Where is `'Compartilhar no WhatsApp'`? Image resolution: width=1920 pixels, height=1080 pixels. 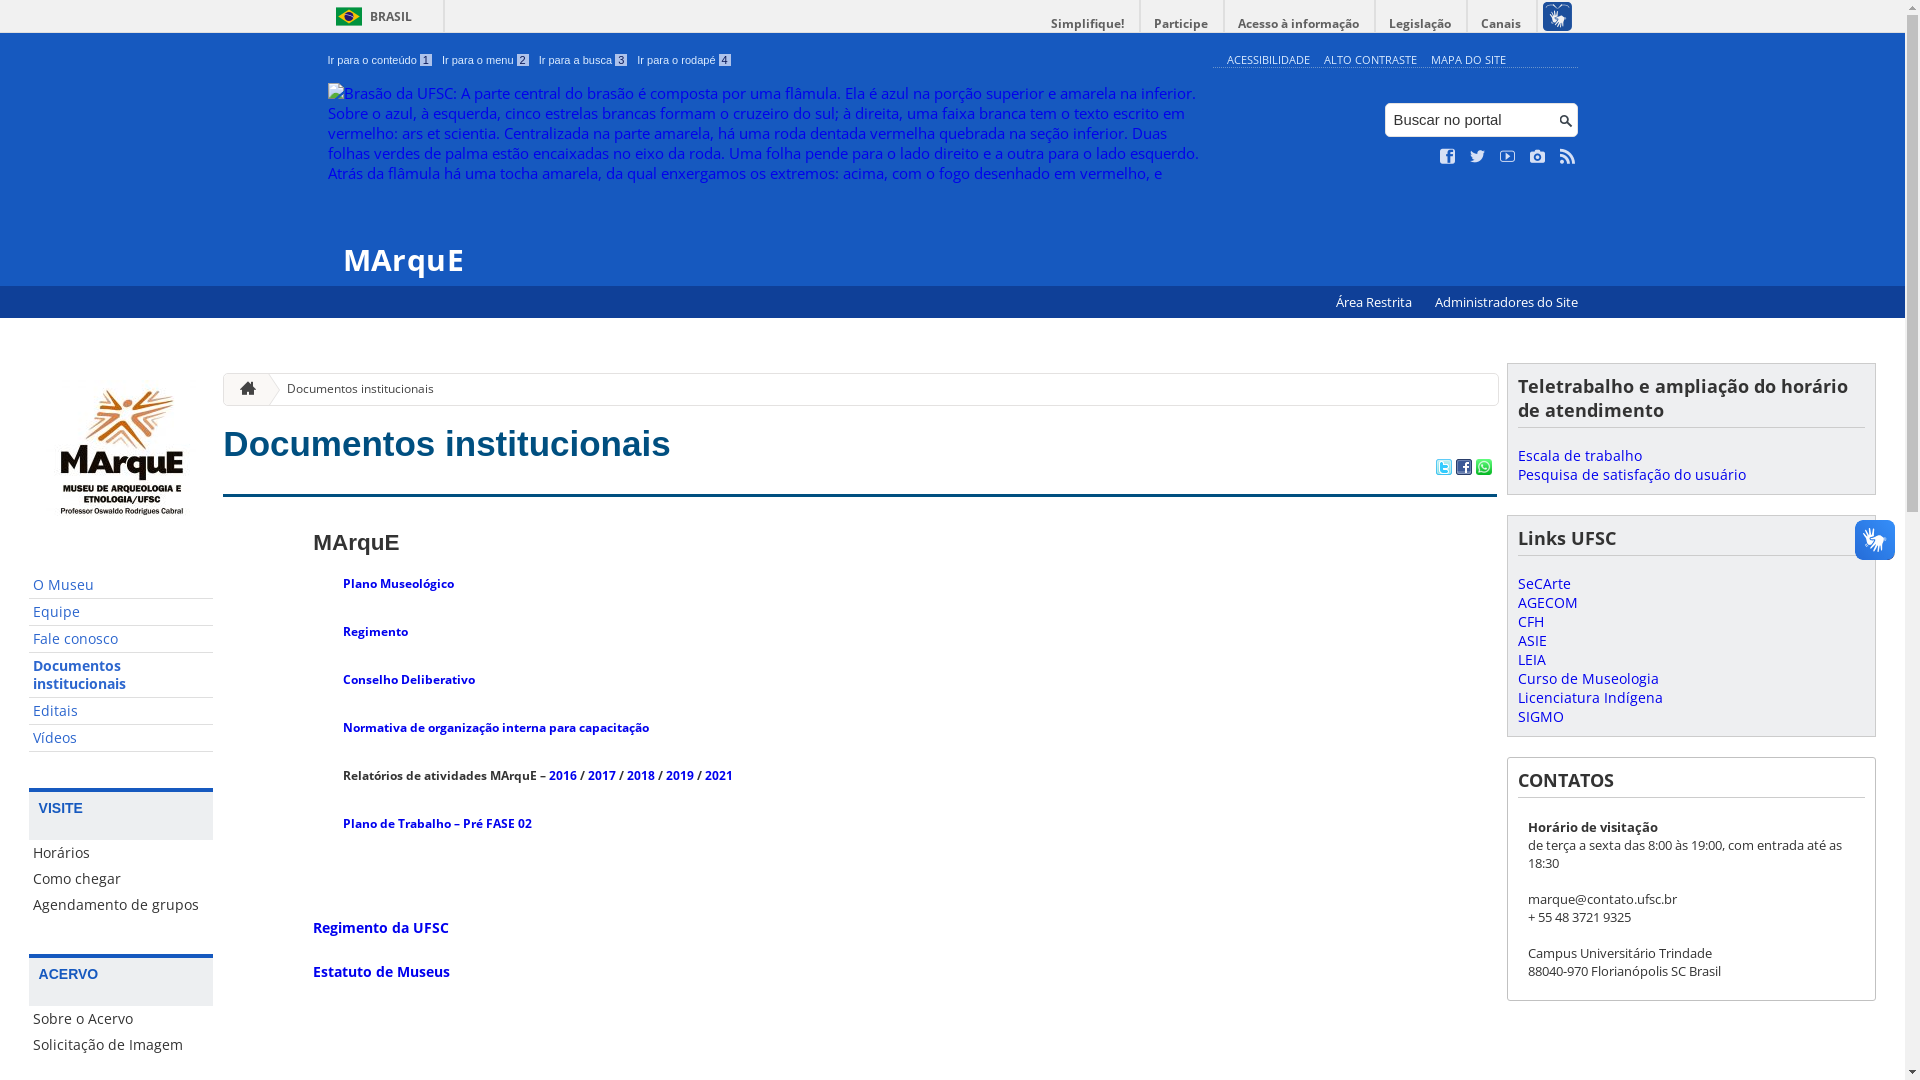 'Compartilhar no WhatsApp' is located at coordinates (1483, 469).